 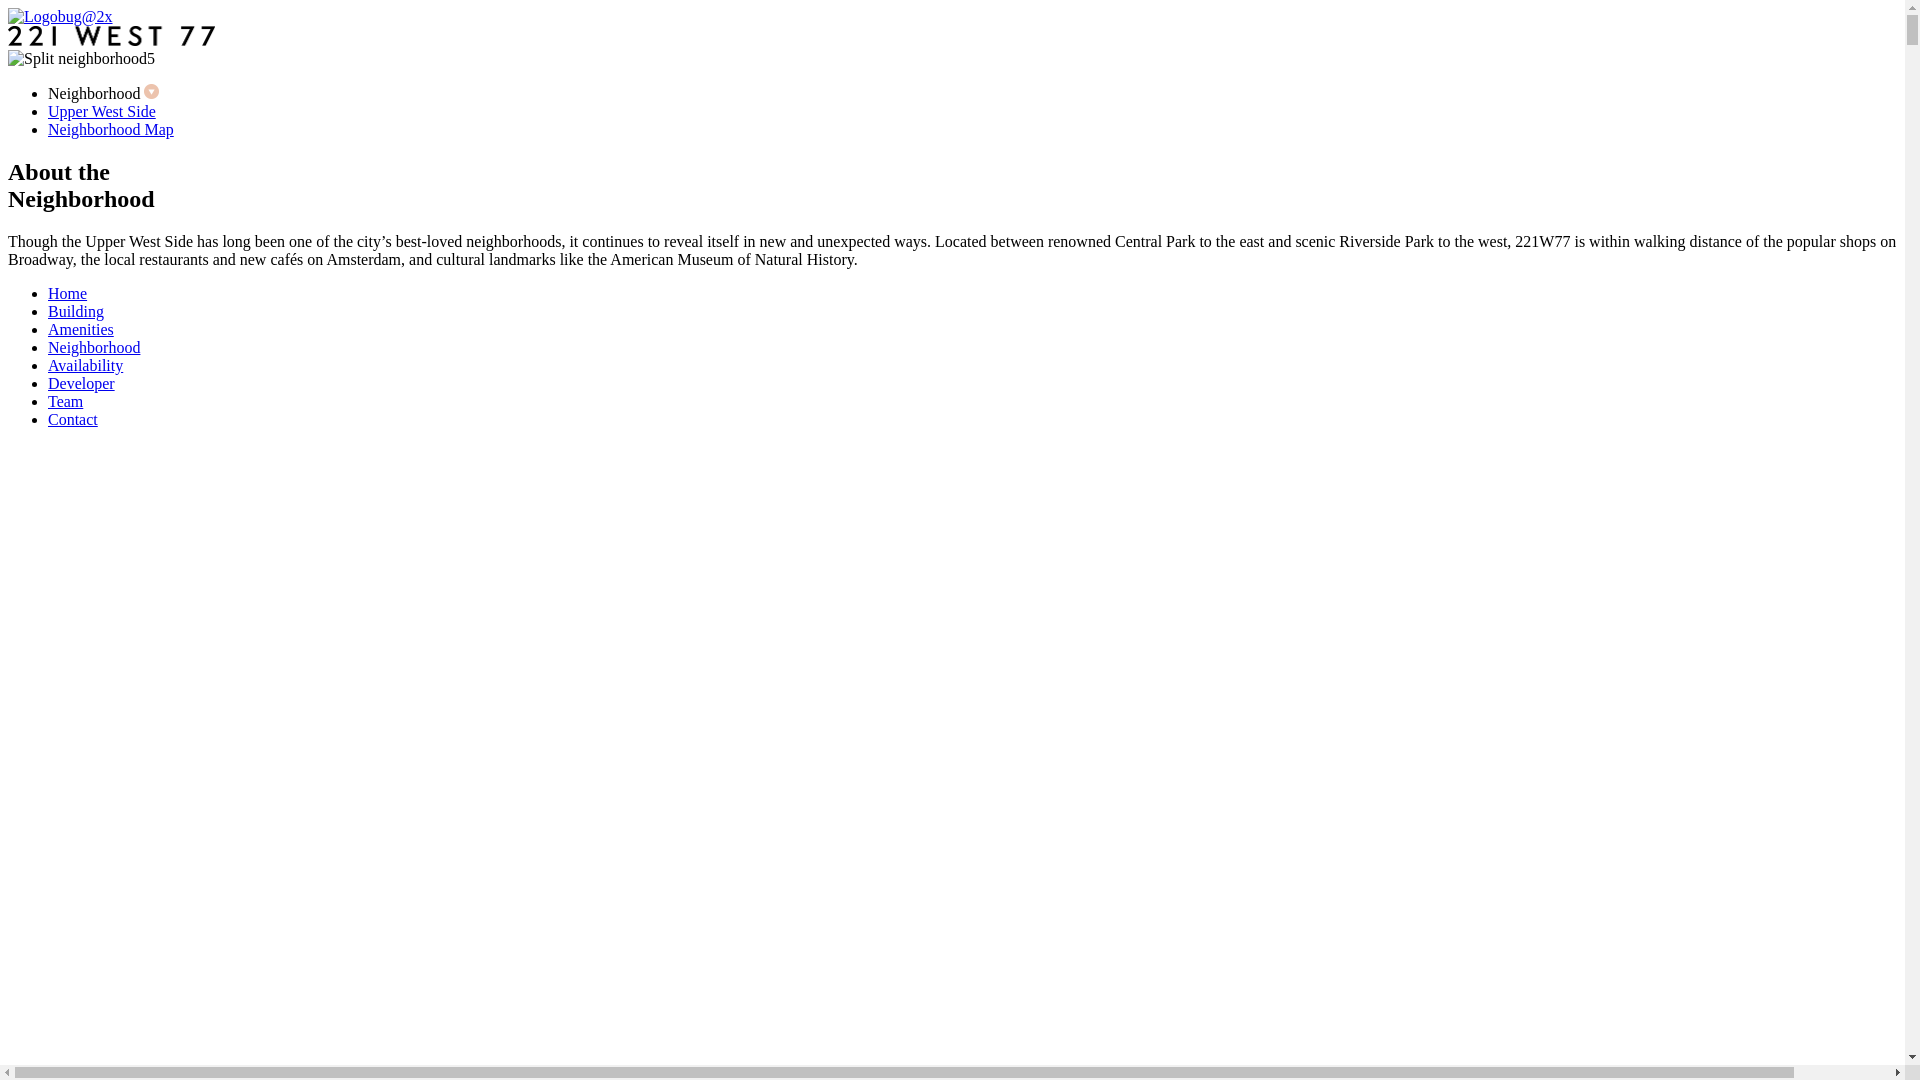 I want to click on 'Neighborhood', so click(x=93, y=346).